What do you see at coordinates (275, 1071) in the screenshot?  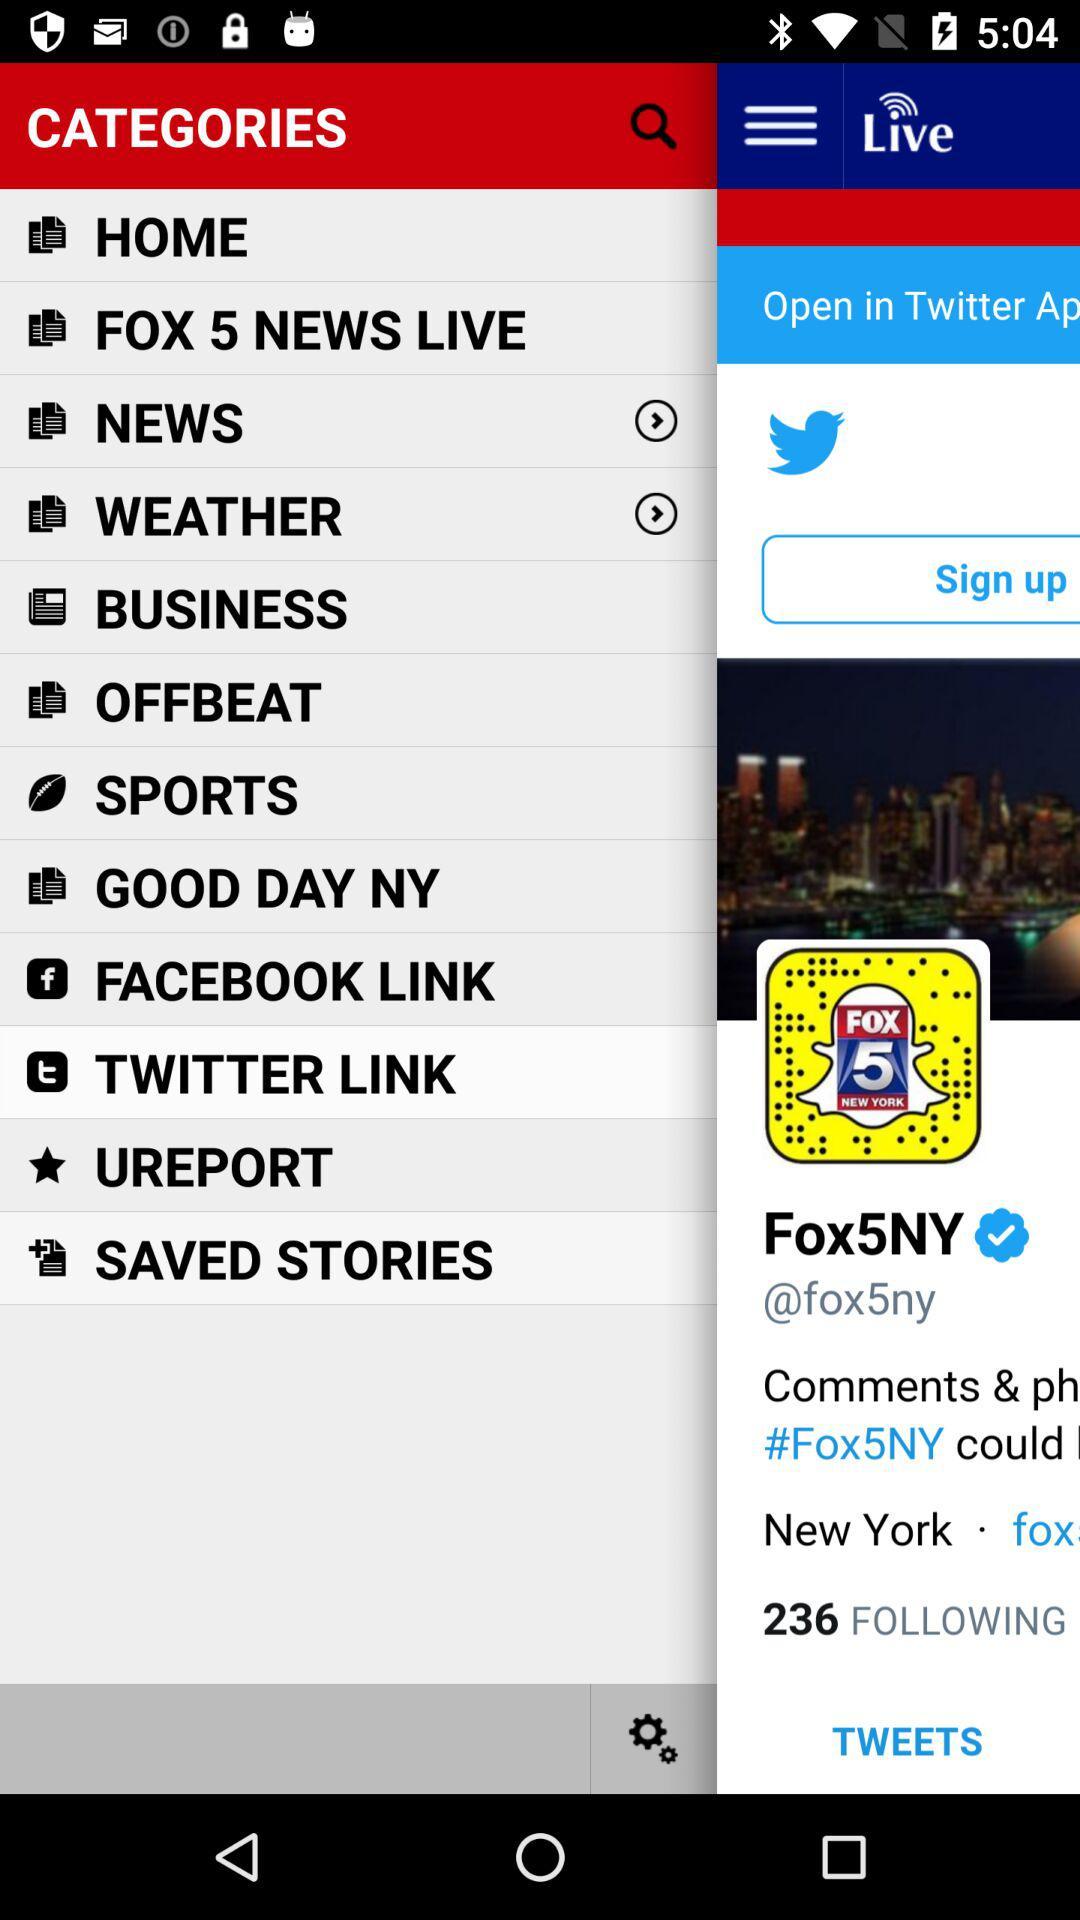 I see `twitter link icon` at bounding box center [275, 1071].